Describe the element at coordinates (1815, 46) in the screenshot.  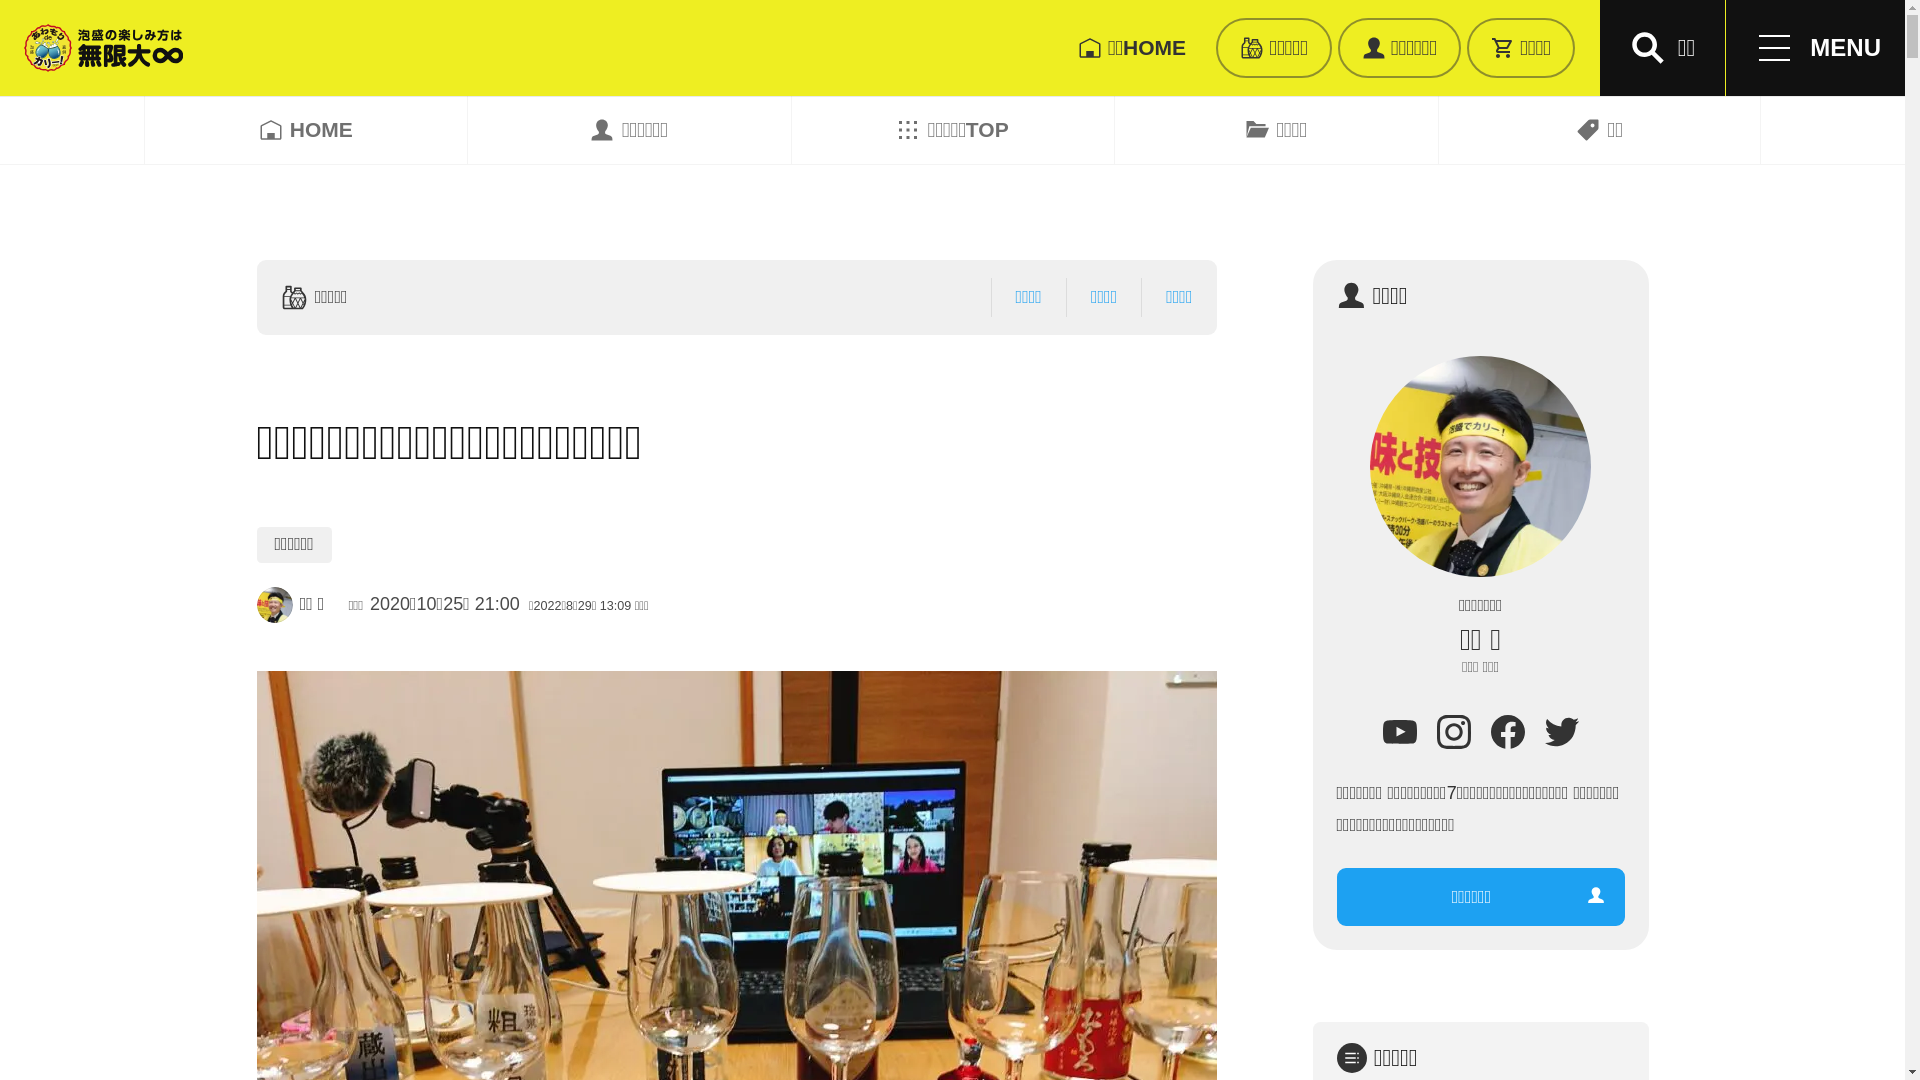
I see `'MENU'` at that location.